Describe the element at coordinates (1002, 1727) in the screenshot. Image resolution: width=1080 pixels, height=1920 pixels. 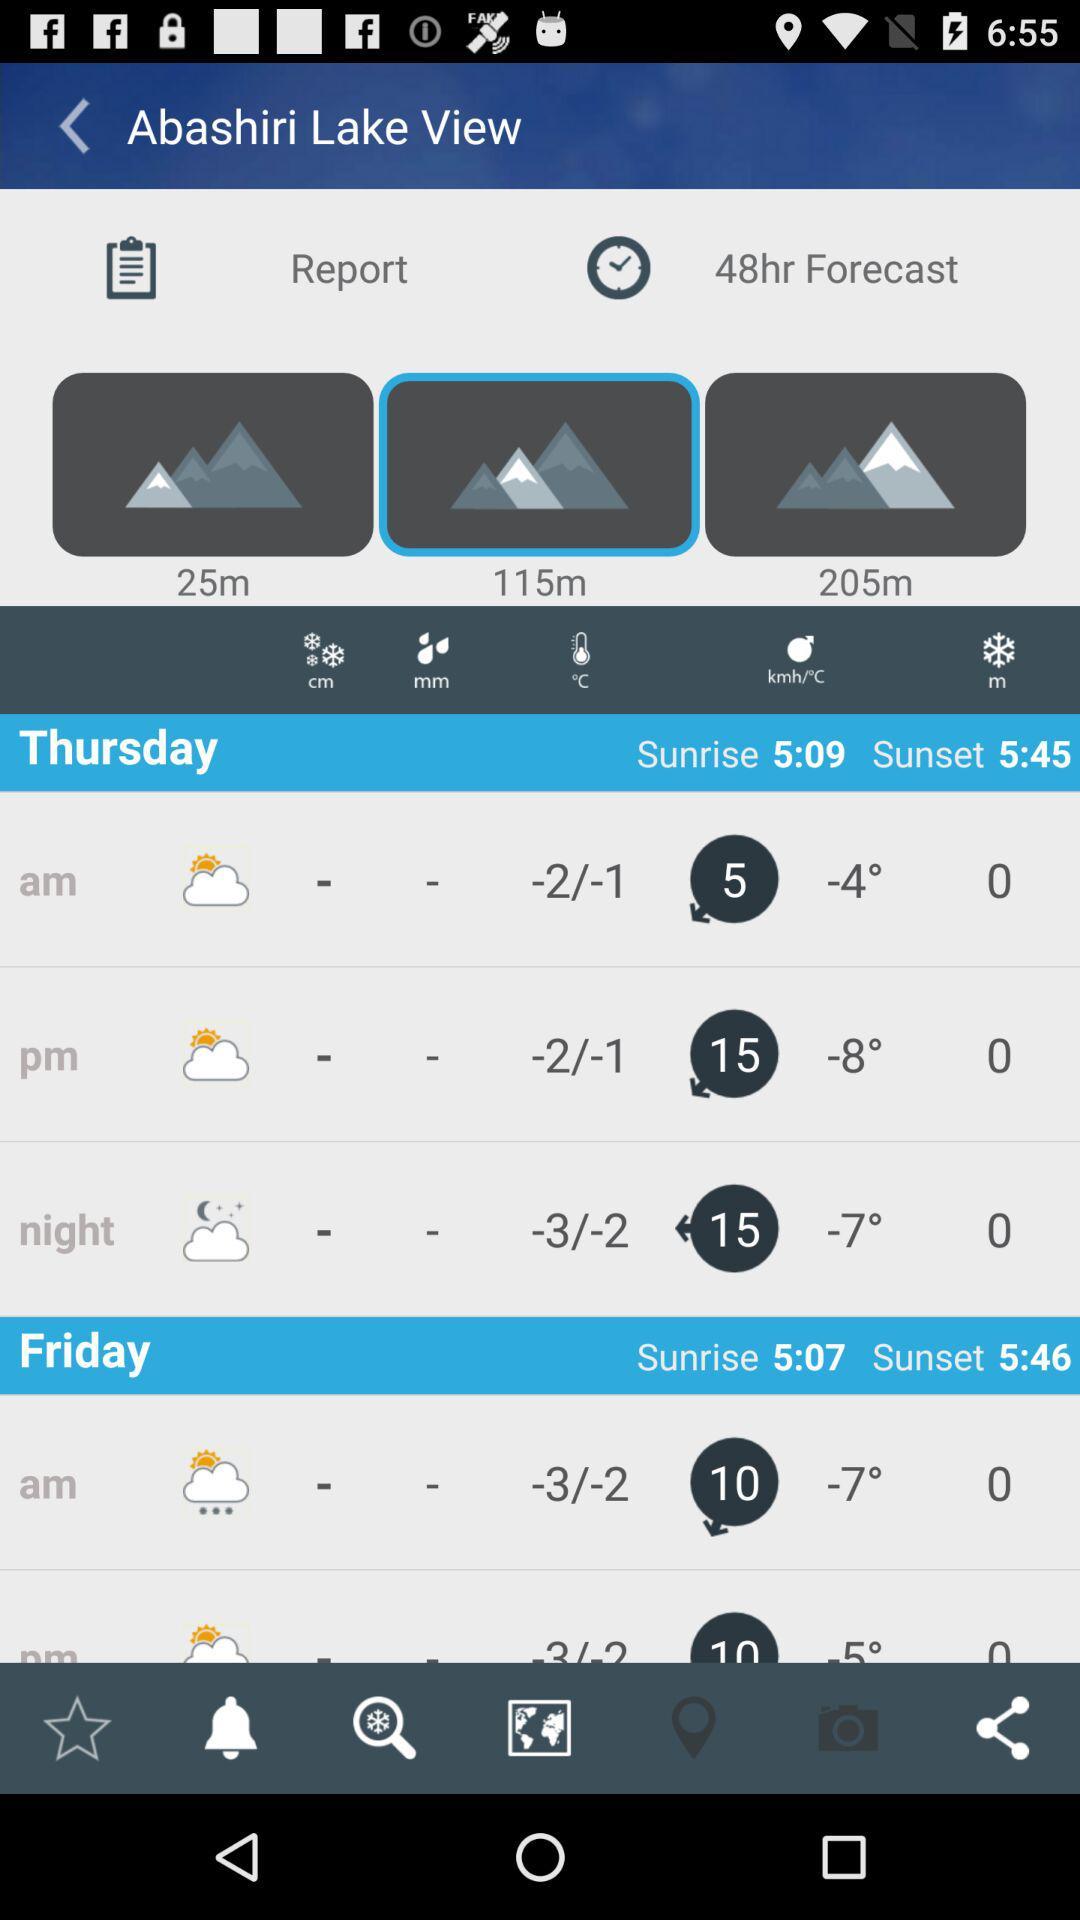
I see `share content` at that location.